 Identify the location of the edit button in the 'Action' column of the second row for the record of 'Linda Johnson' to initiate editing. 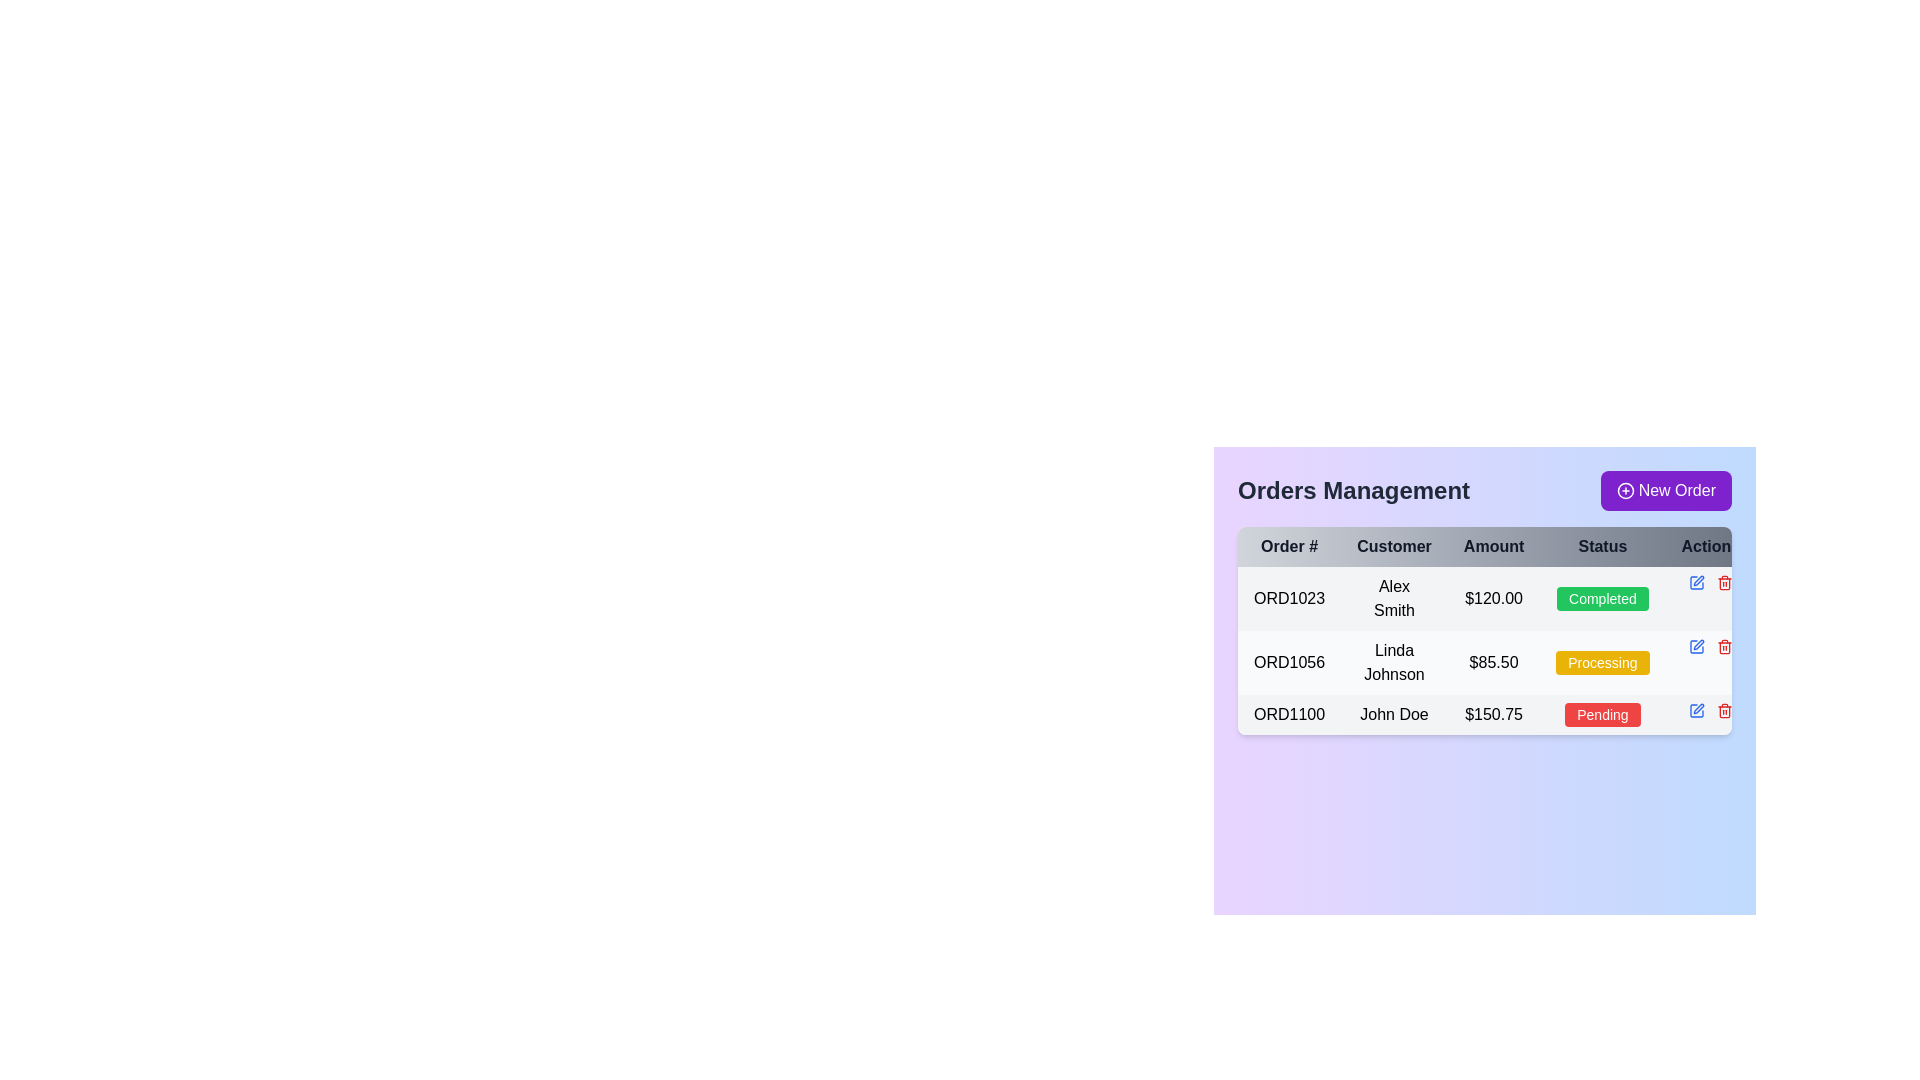
(1697, 581).